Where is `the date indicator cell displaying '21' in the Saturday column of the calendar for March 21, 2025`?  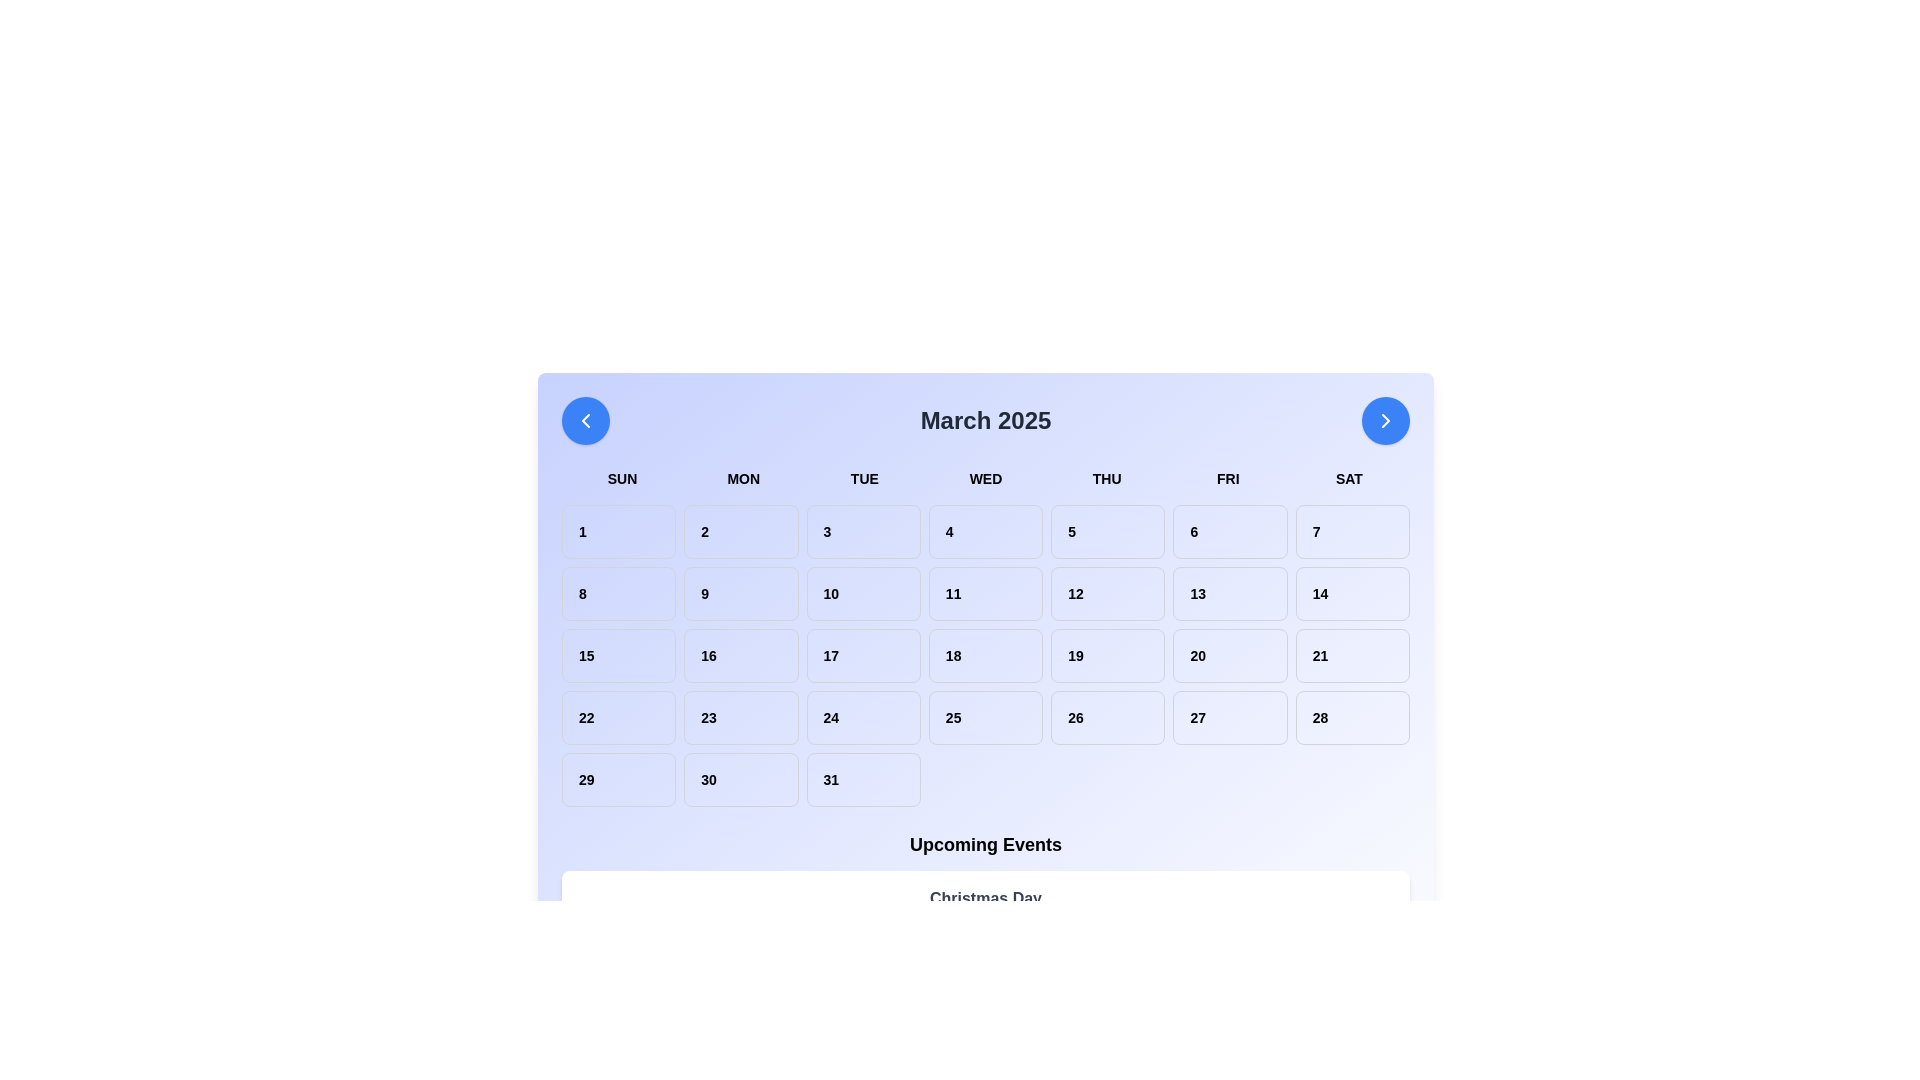
the date indicator cell displaying '21' in the Saturday column of the calendar for March 21, 2025 is located at coordinates (1352, 655).